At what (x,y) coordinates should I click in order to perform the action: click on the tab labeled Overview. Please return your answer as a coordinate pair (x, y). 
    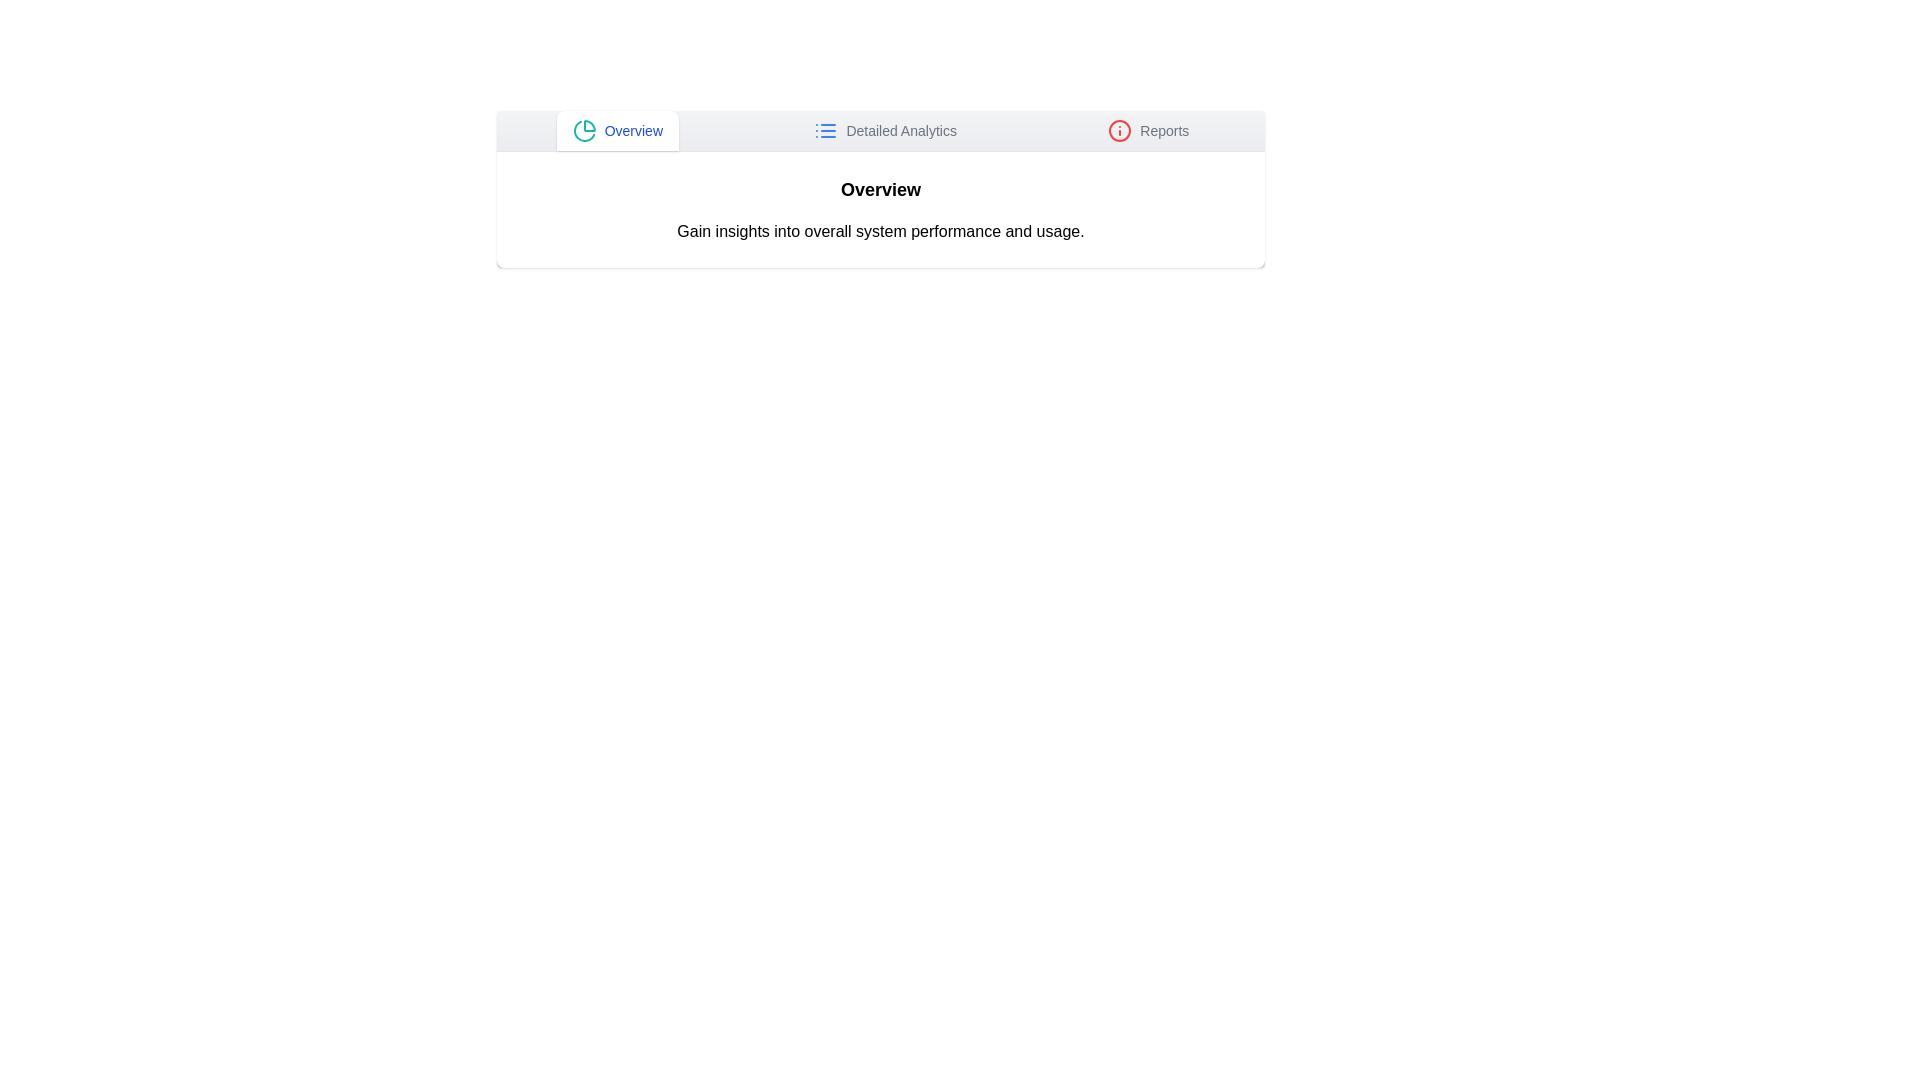
    Looking at the image, I should click on (616, 131).